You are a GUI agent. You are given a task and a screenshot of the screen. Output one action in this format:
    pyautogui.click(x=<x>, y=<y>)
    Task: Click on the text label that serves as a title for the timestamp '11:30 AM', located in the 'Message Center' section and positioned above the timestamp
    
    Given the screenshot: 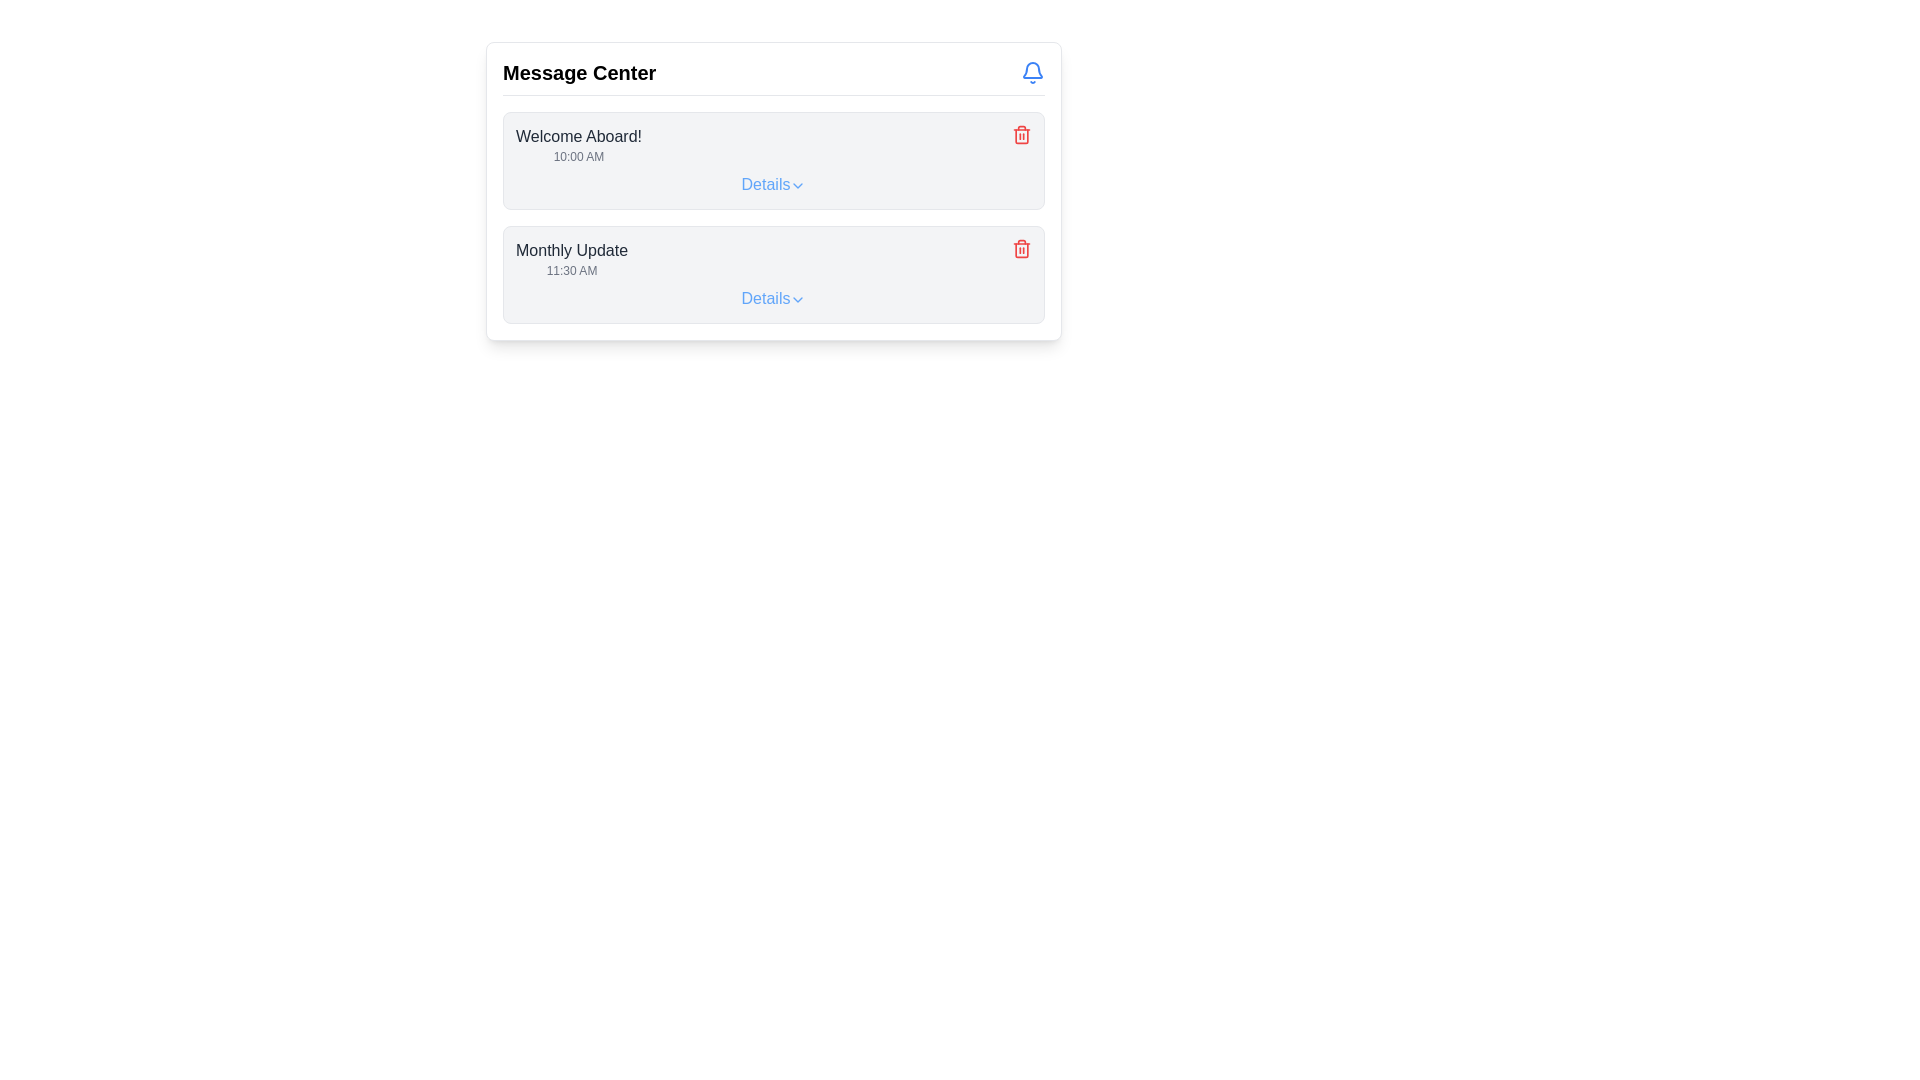 What is the action you would take?
    pyautogui.click(x=570, y=249)
    